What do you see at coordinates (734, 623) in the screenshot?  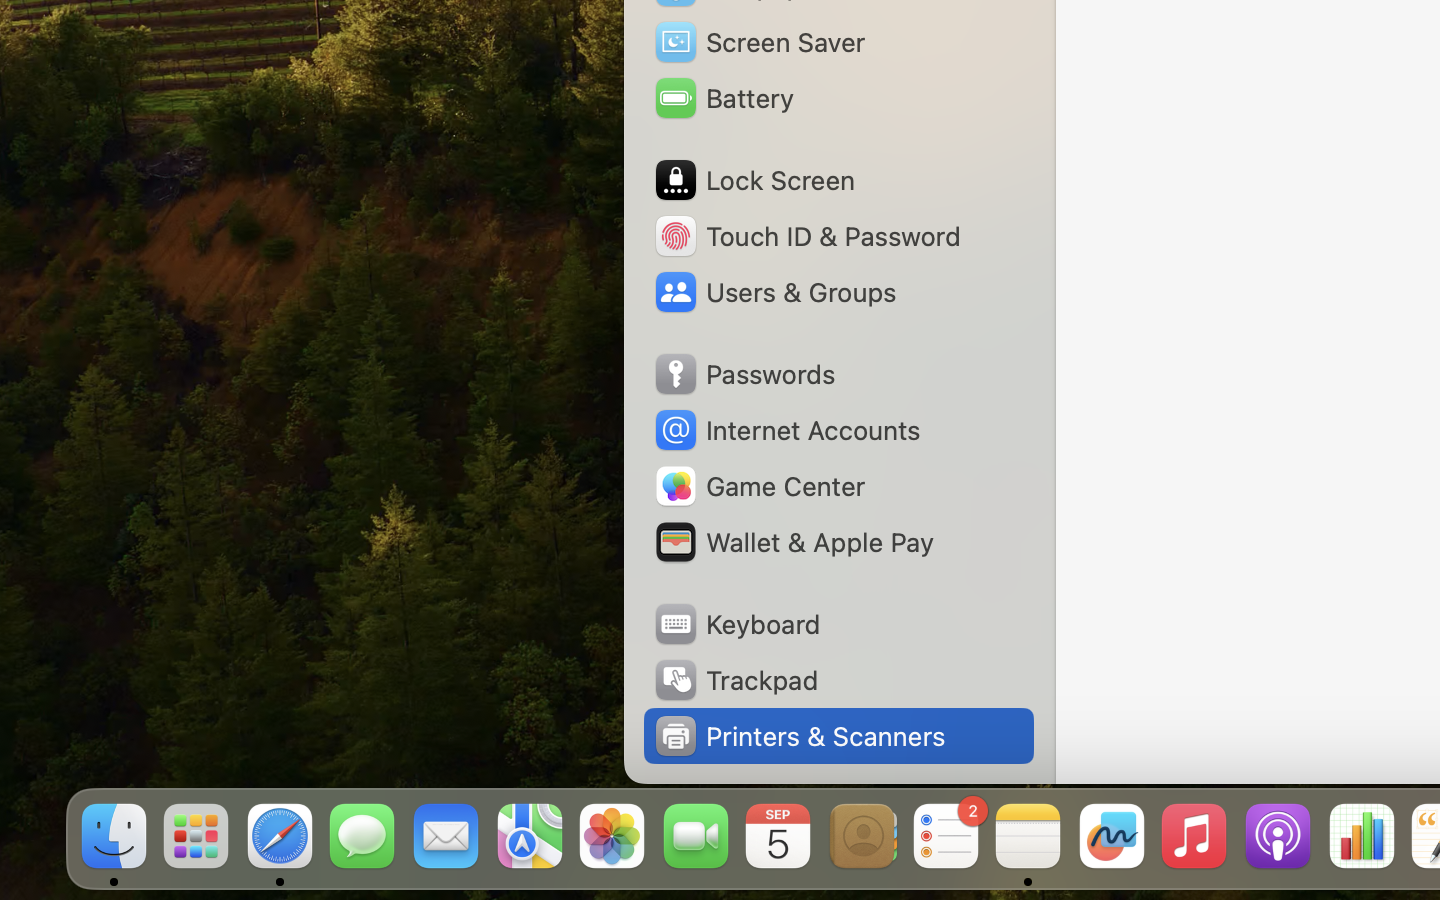 I see `'Keyboard'` at bounding box center [734, 623].